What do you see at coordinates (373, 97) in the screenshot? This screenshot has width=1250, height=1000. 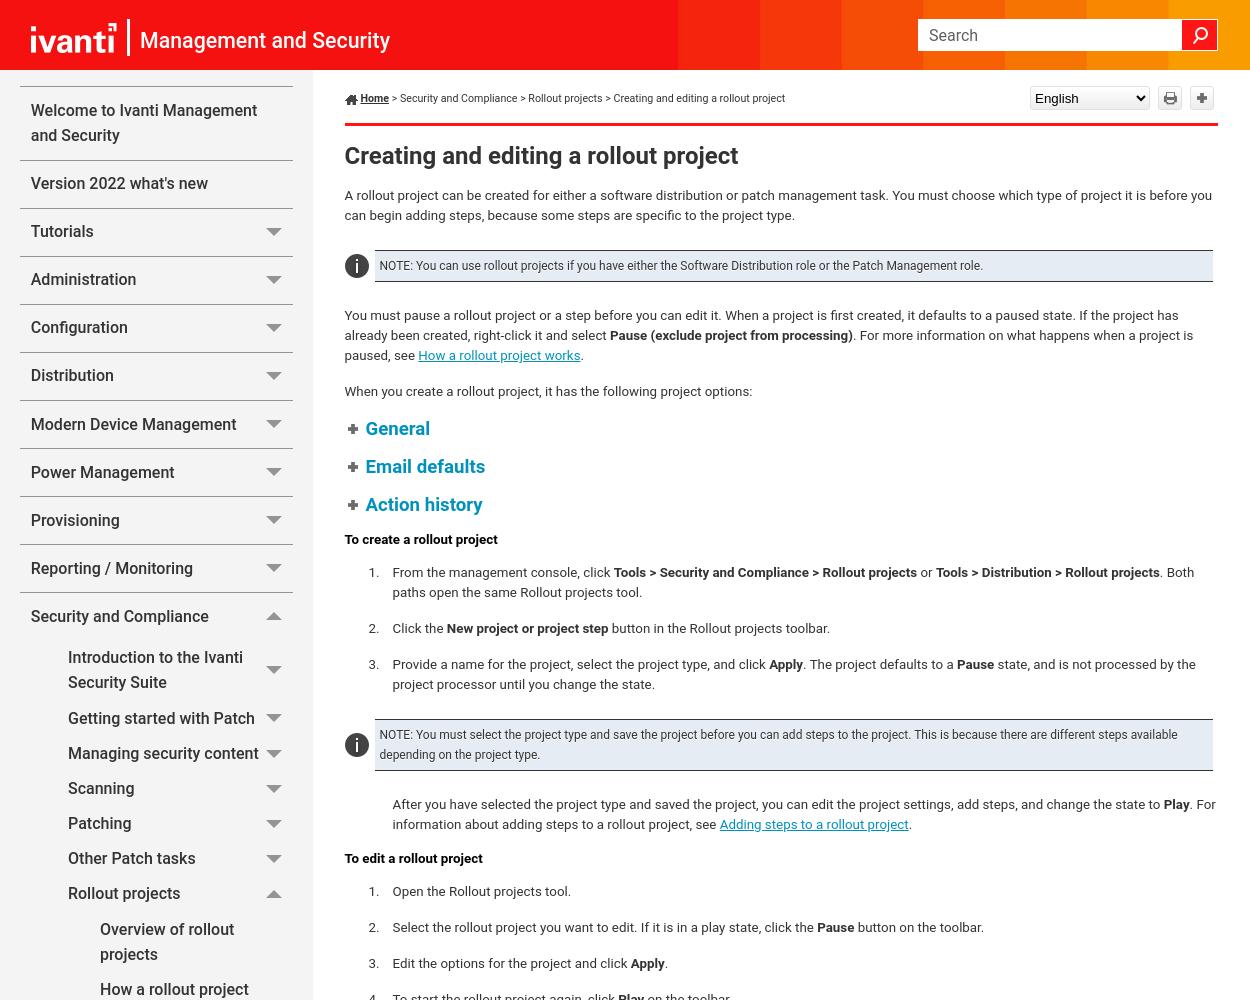 I see `'Home'` at bounding box center [373, 97].